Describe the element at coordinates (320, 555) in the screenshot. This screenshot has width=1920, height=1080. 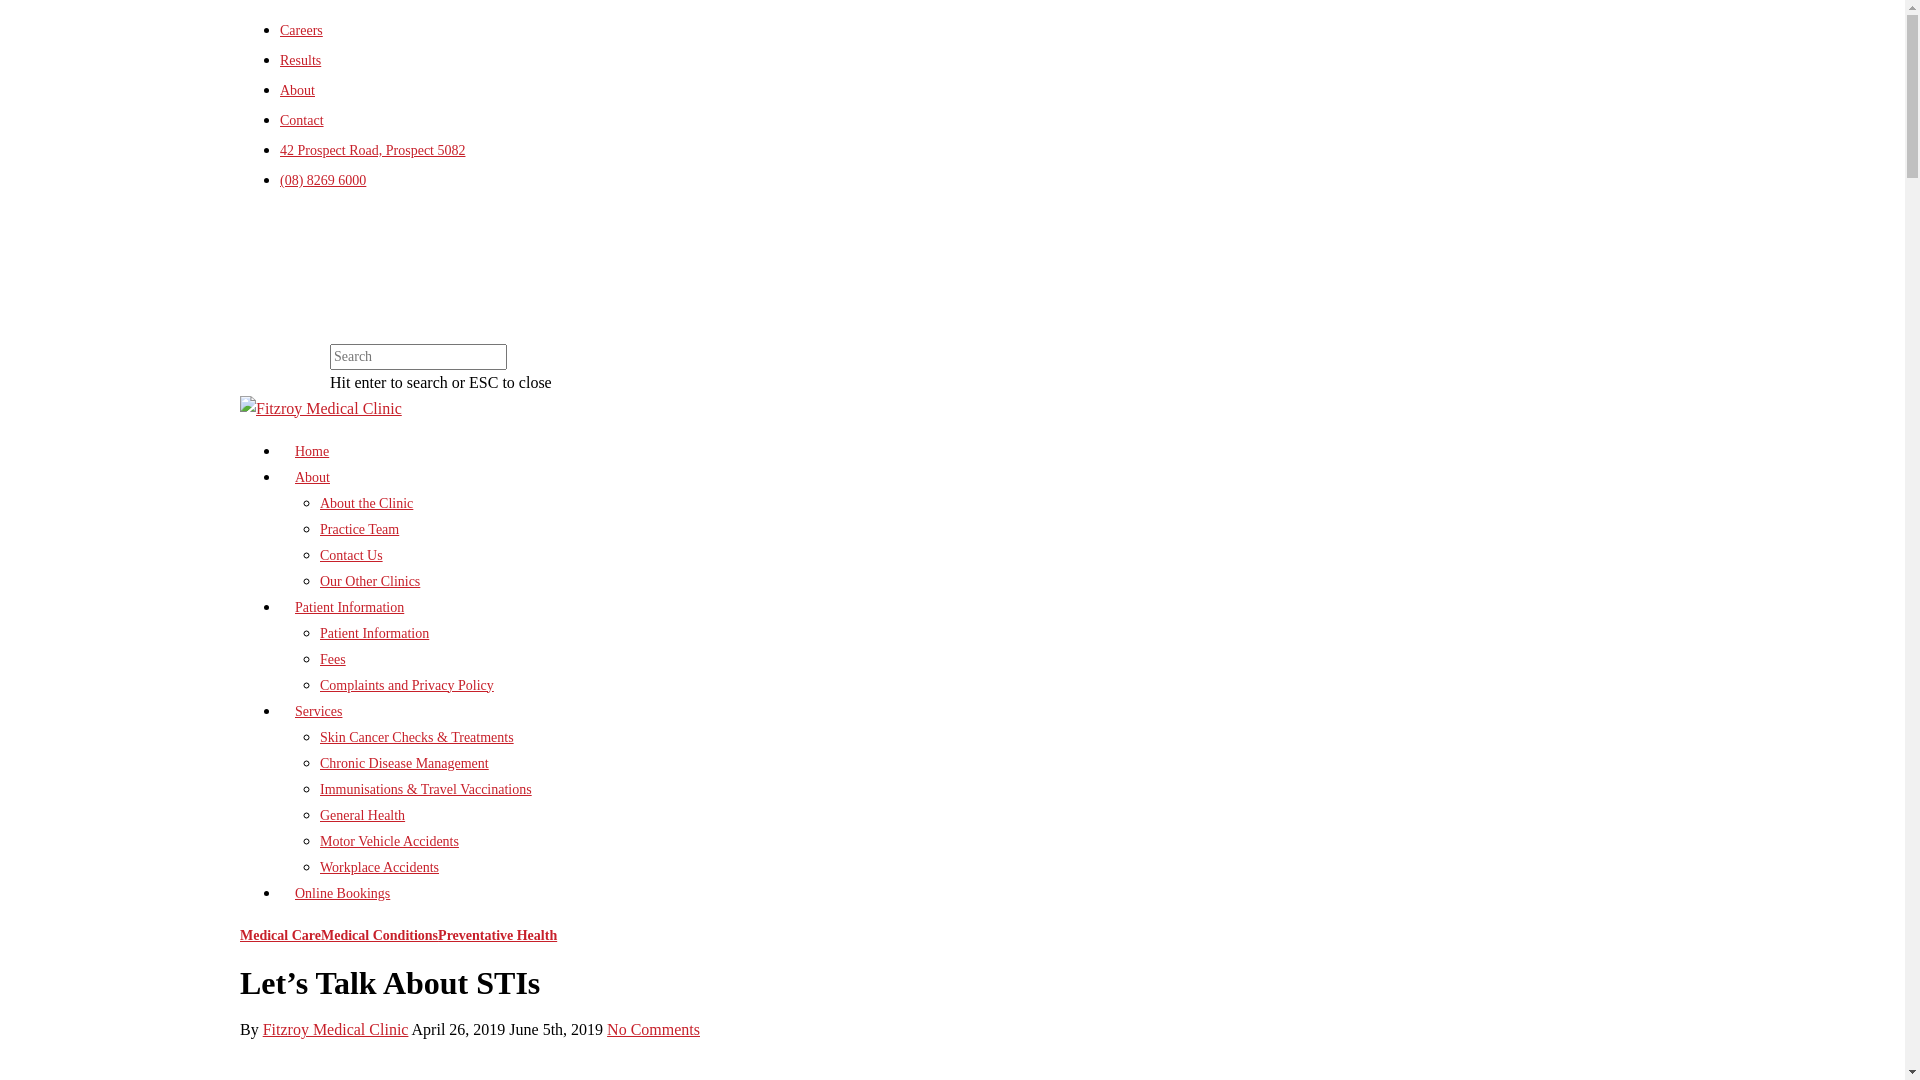
I see `'Contact Us'` at that location.